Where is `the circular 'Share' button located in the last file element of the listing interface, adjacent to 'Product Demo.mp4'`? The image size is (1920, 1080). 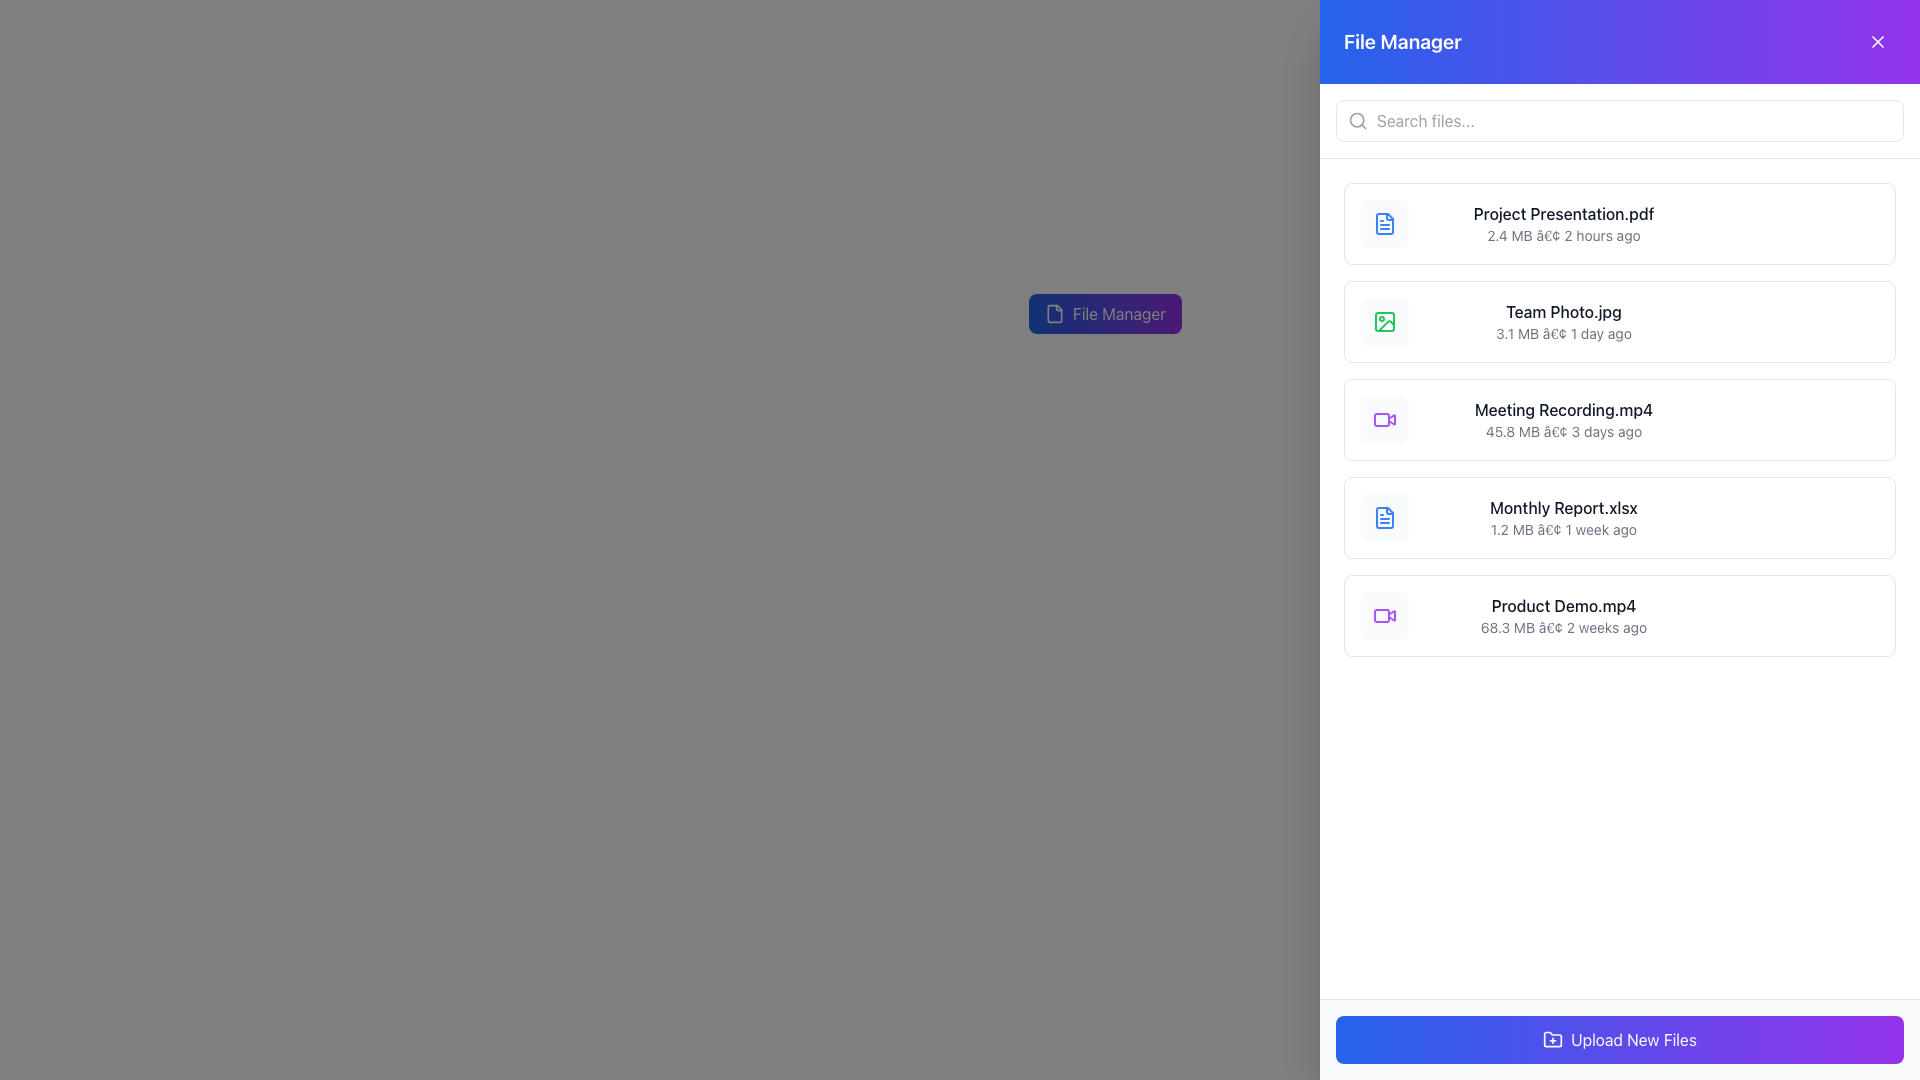 the circular 'Share' button located in the last file element of the listing interface, adjacent to 'Product Demo.mp4' is located at coordinates (1735, 615).